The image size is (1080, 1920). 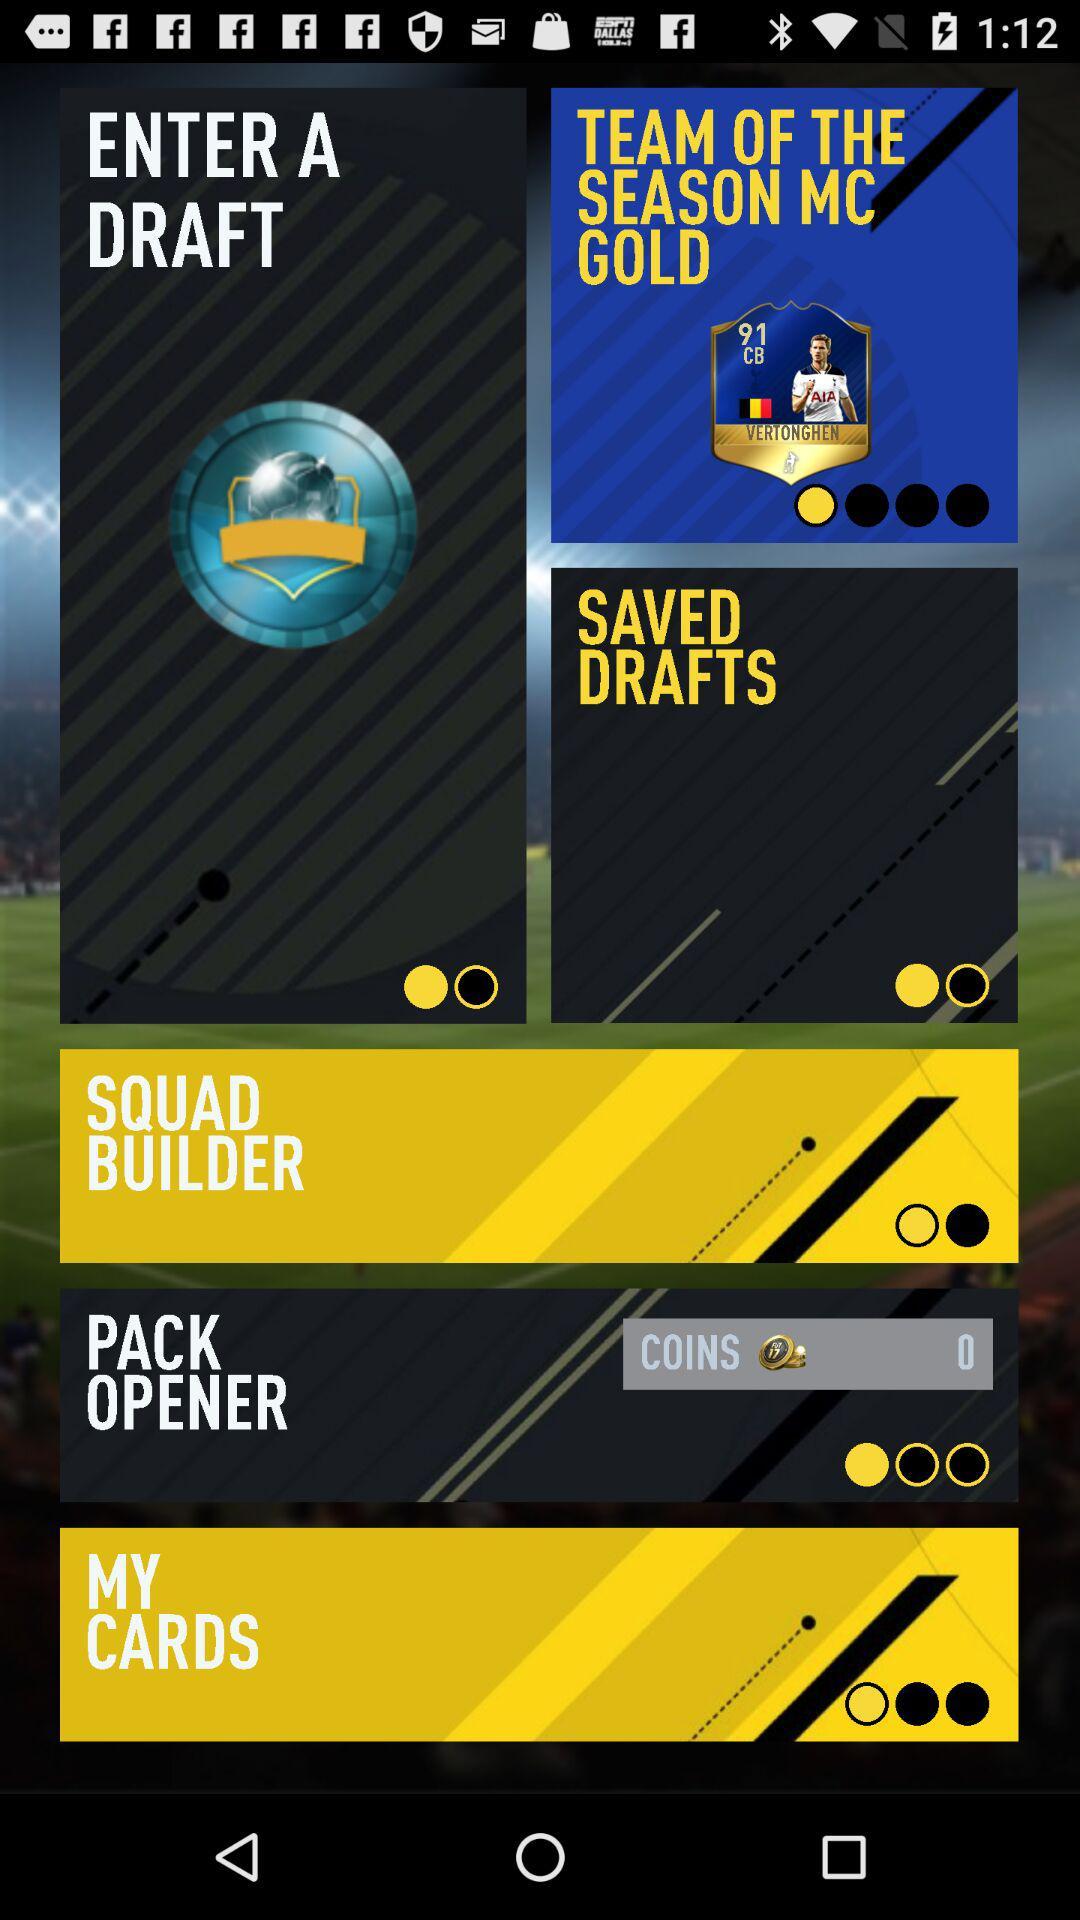 I want to click on to view the item, so click(x=538, y=1394).